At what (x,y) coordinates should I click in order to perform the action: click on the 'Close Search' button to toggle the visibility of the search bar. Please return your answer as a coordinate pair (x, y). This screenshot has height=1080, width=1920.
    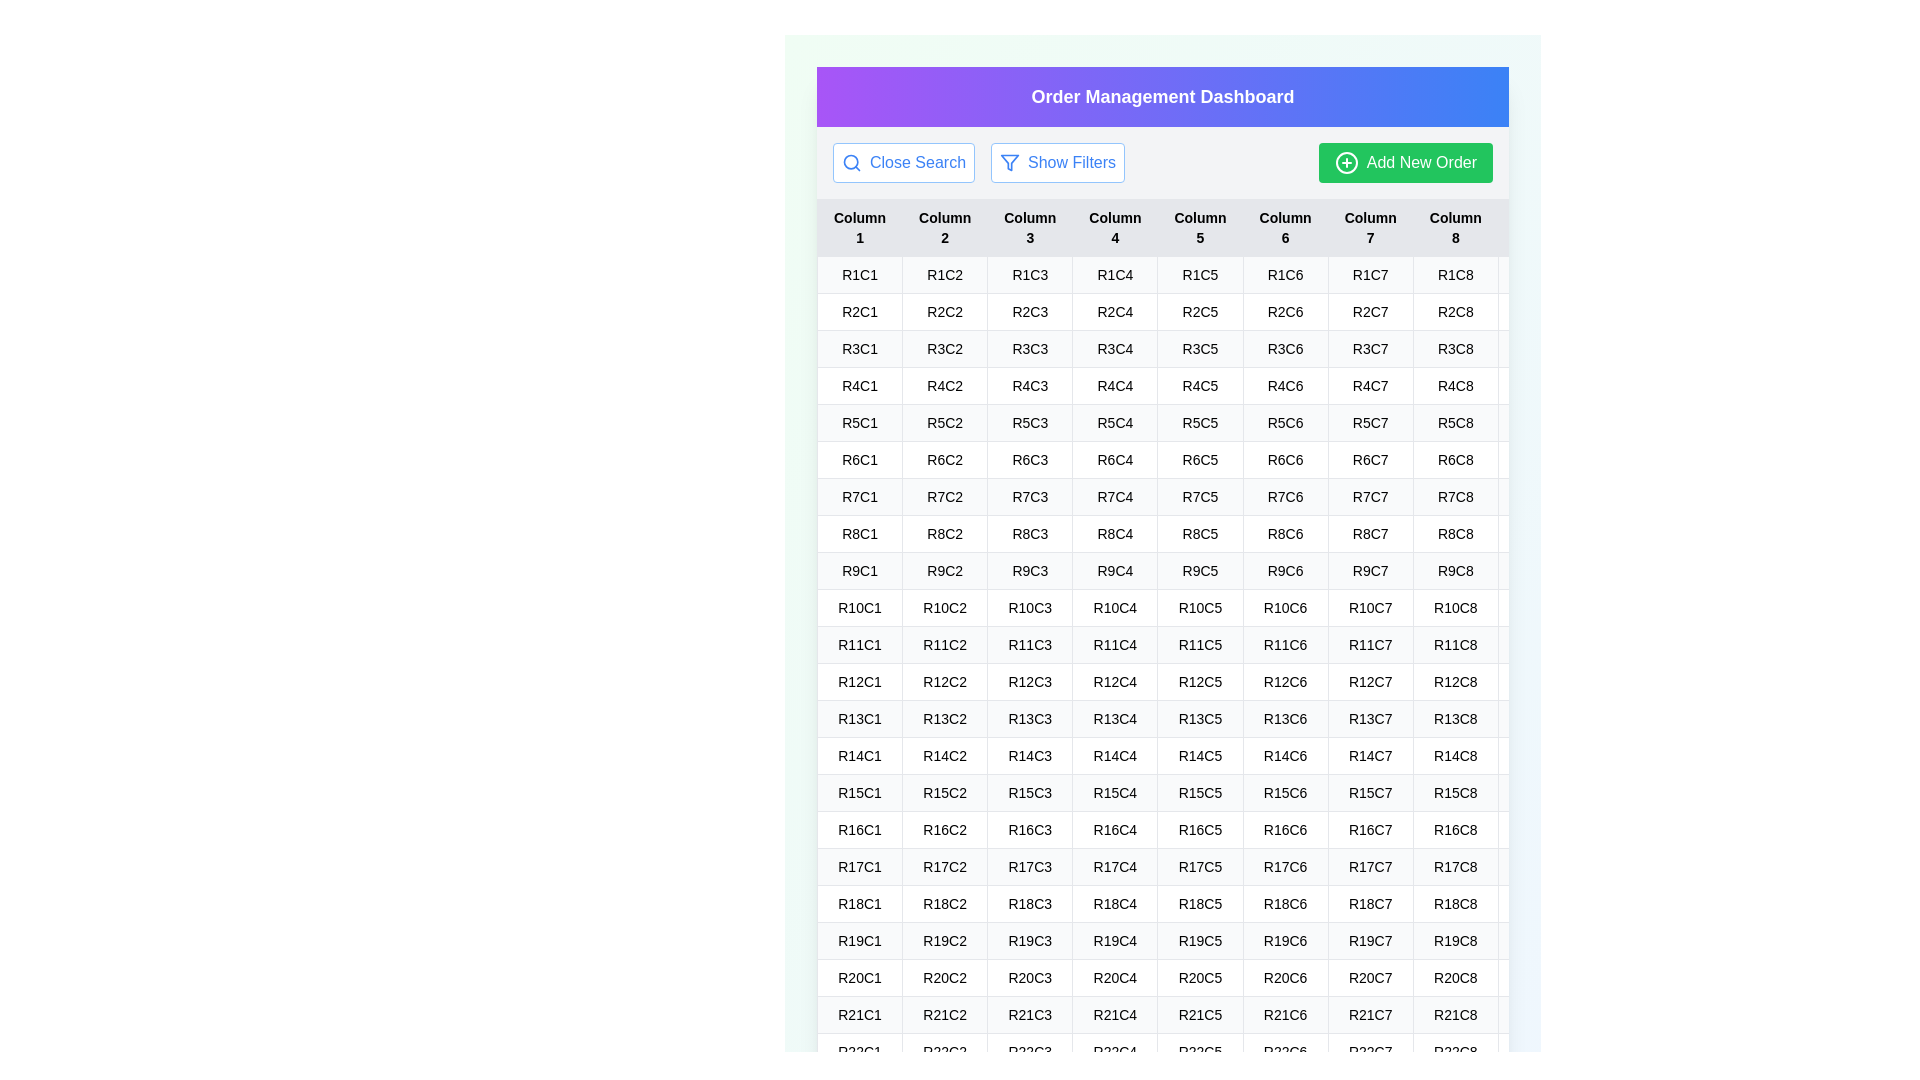
    Looking at the image, I should click on (902, 161).